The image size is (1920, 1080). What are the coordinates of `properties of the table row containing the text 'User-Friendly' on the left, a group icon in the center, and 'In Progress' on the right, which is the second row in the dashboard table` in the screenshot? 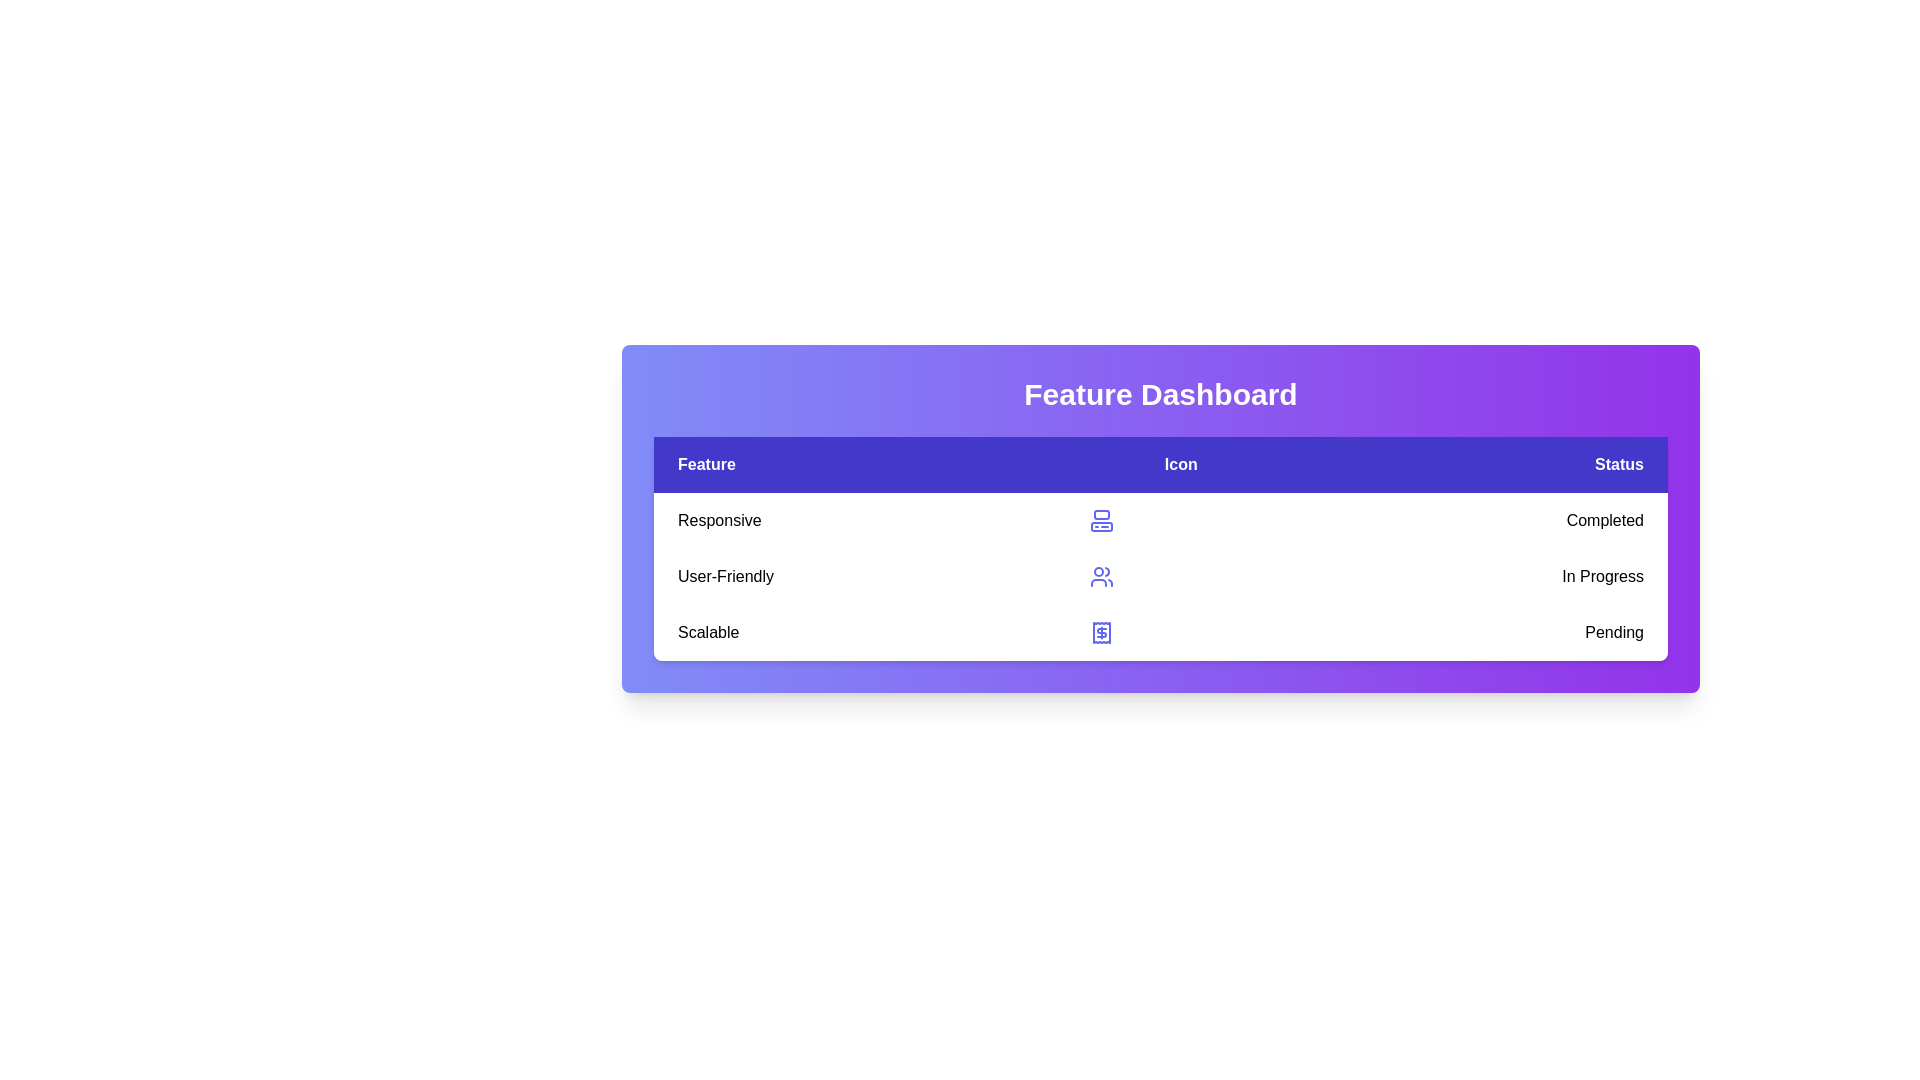 It's located at (1161, 577).